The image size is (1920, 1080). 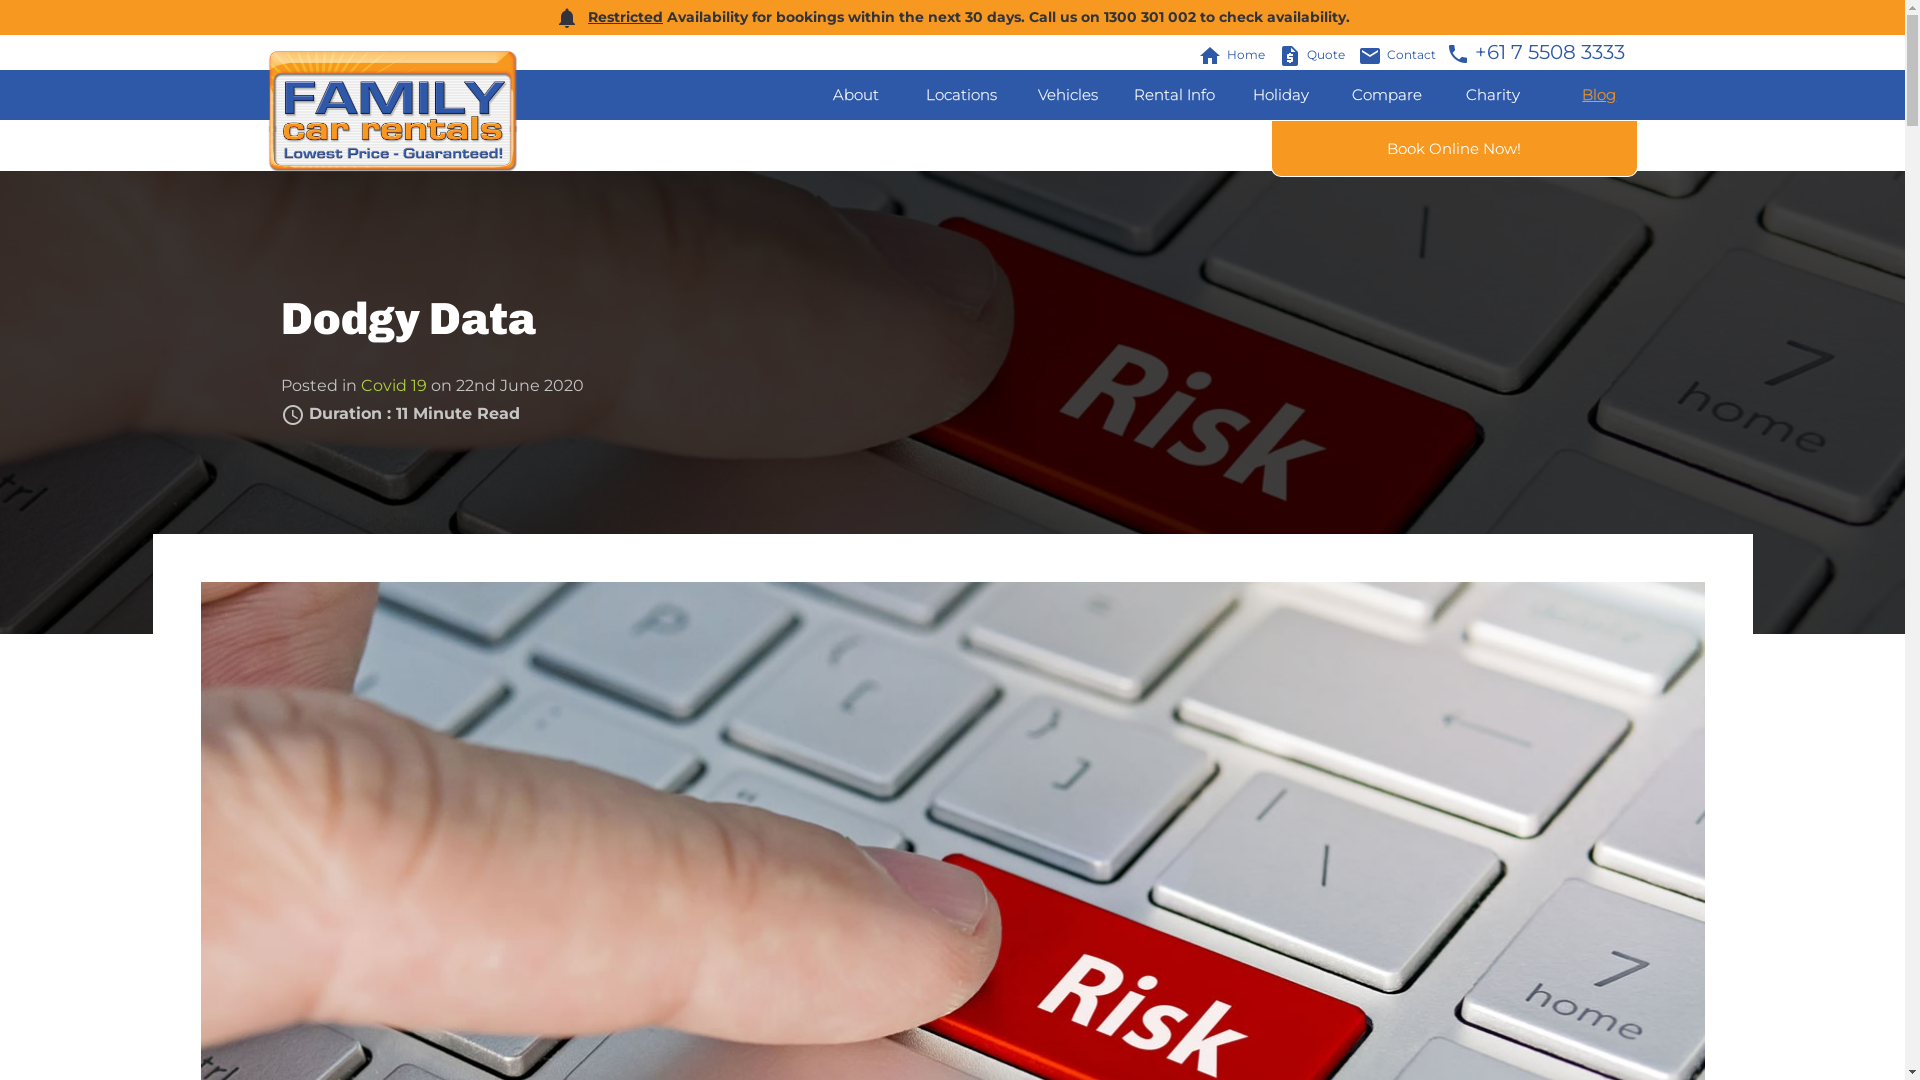 I want to click on 'request_quoteQuote', so click(x=1316, y=53).